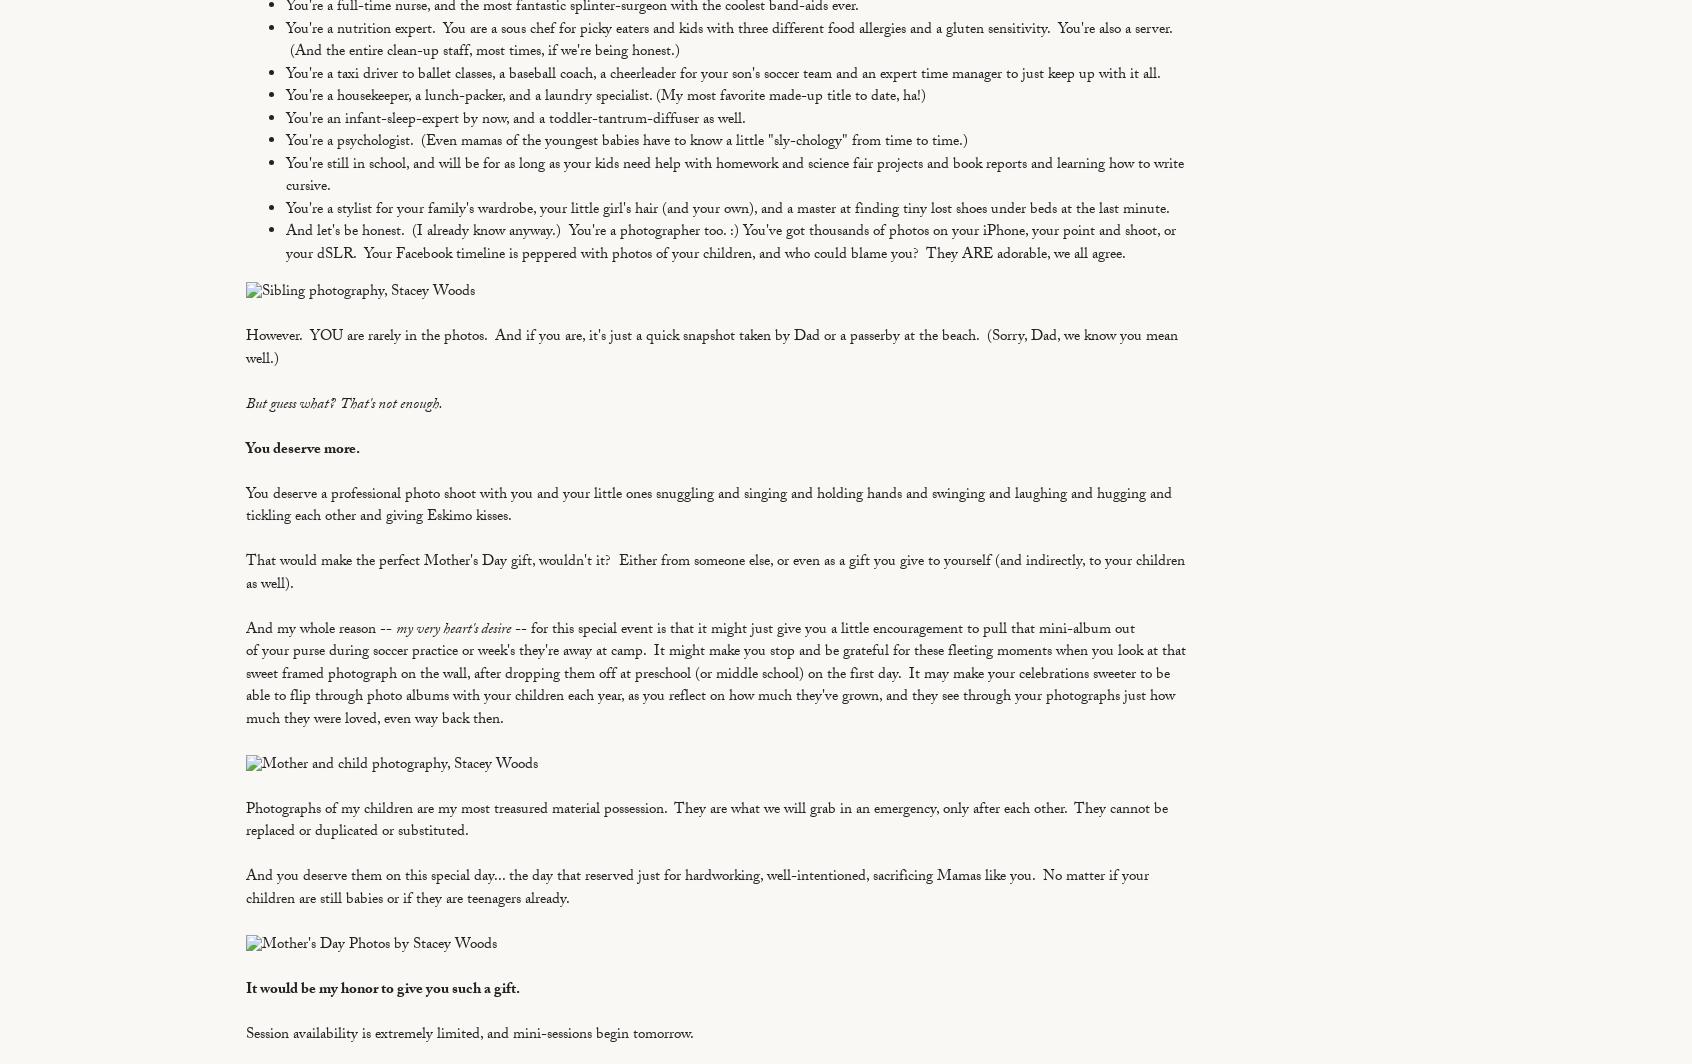 The height and width of the screenshot is (1064, 1692). I want to click on 'Session availability is extremely limited, and mini-sessions begin tomorrow.', so click(469, 1034).